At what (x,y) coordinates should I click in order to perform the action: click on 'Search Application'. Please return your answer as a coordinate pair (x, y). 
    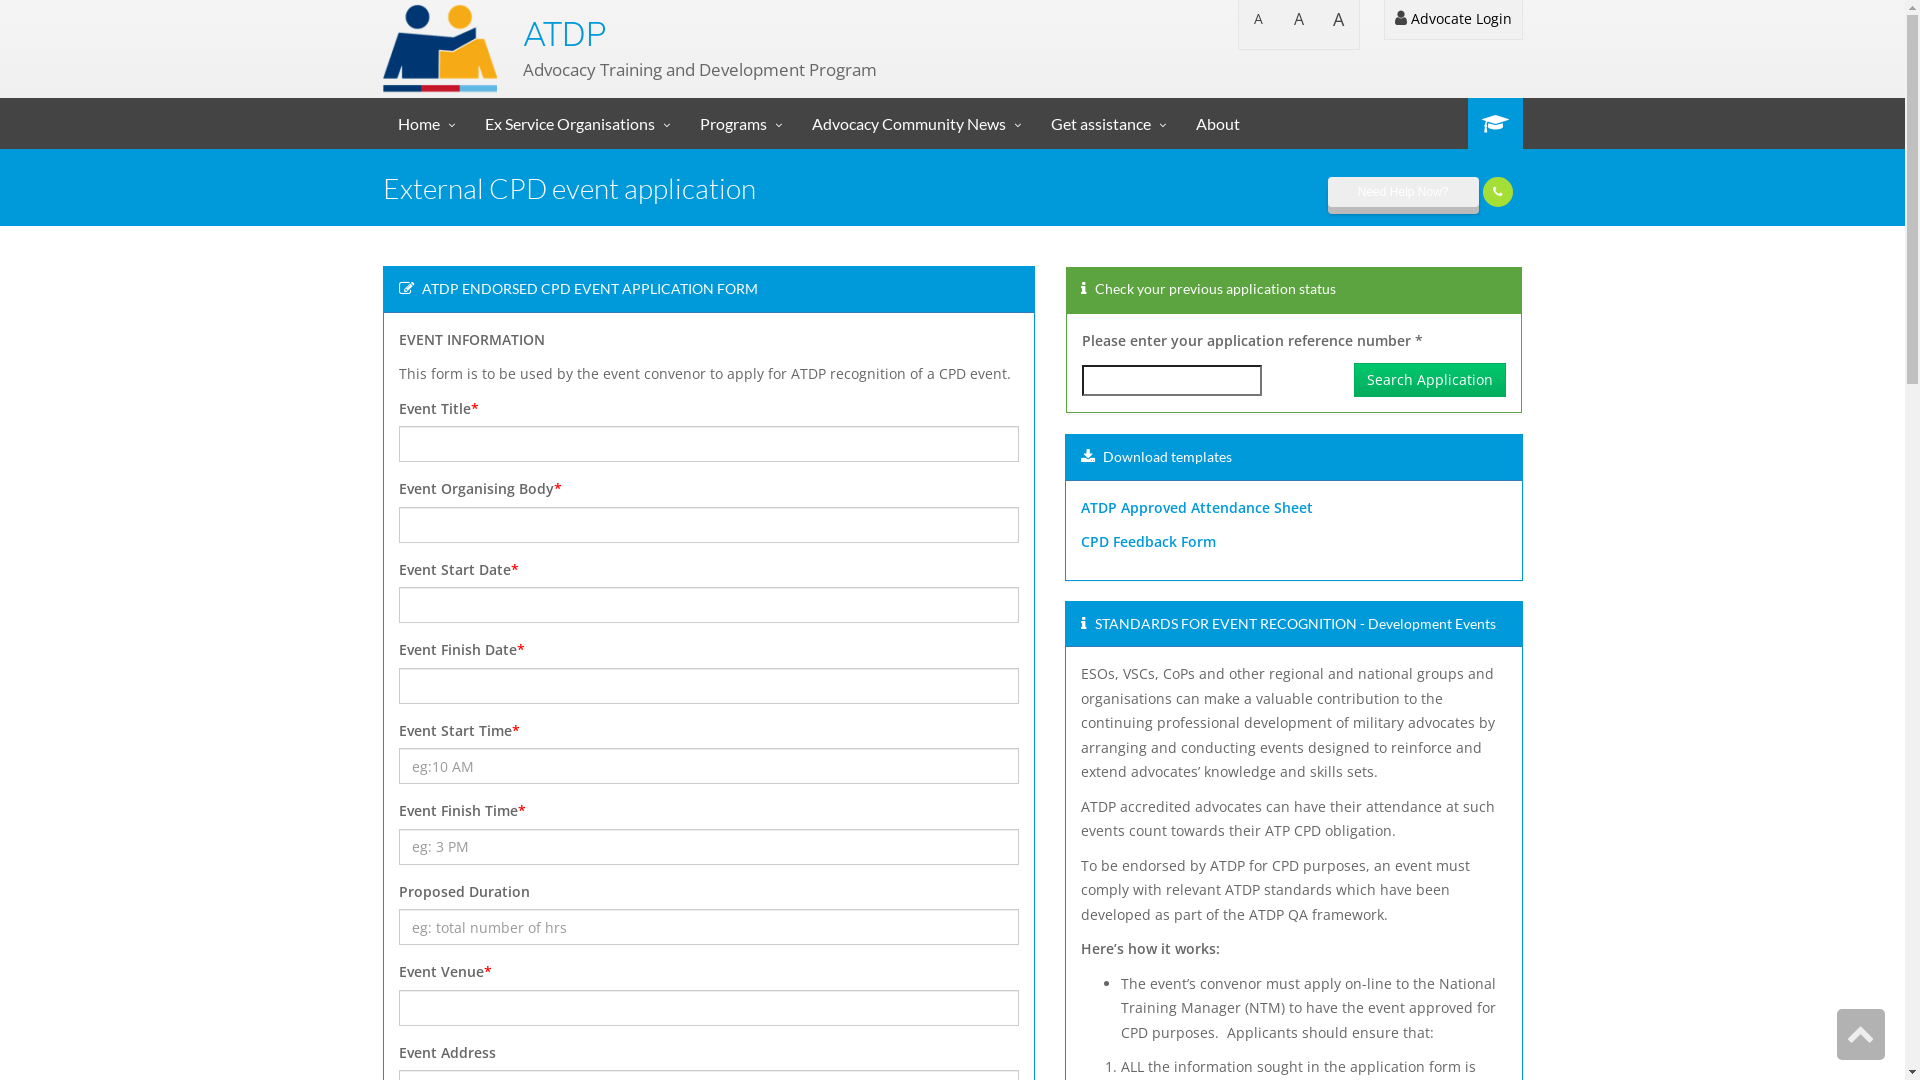
    Looking at the image, I should click on (1429, 380).